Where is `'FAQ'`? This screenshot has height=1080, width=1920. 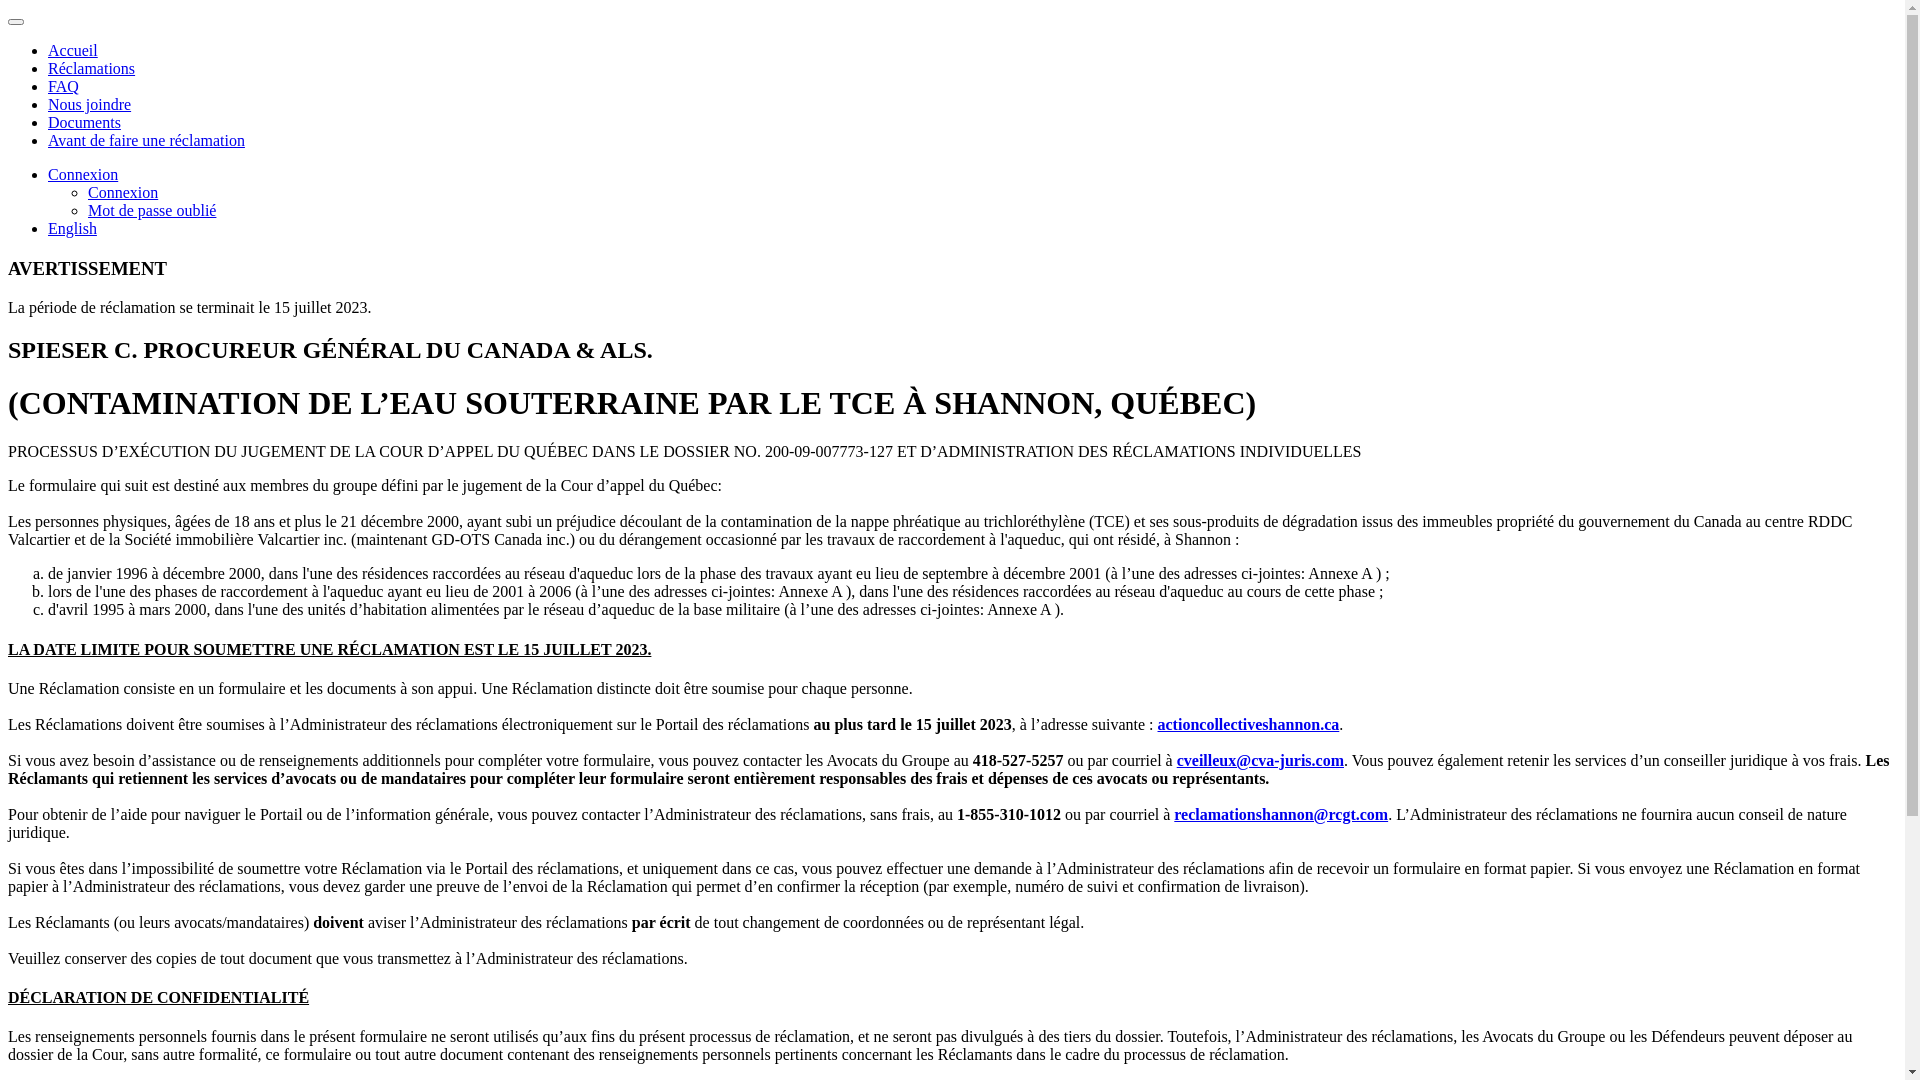 'FAQ' is located at coordinates (63, 85).